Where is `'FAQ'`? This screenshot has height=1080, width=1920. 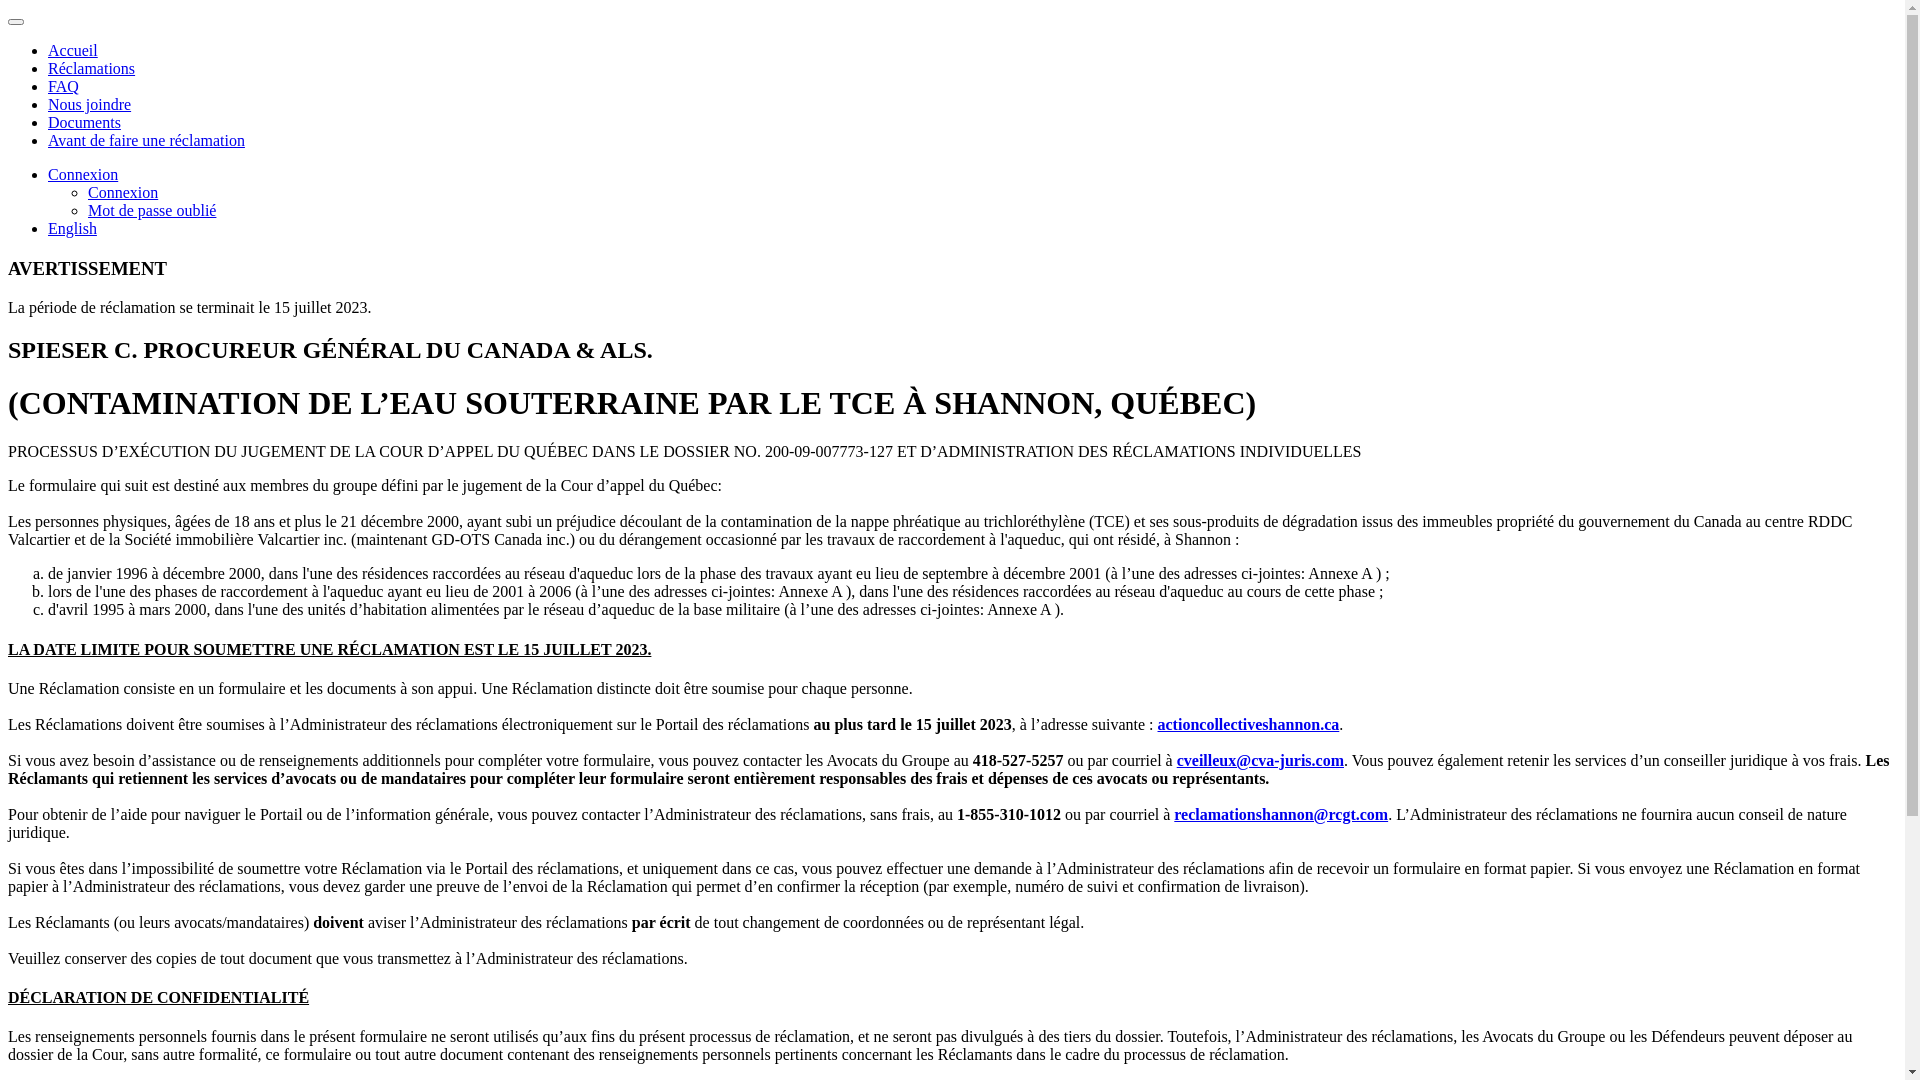 'FAQ' is located at coordinates (63, 85).